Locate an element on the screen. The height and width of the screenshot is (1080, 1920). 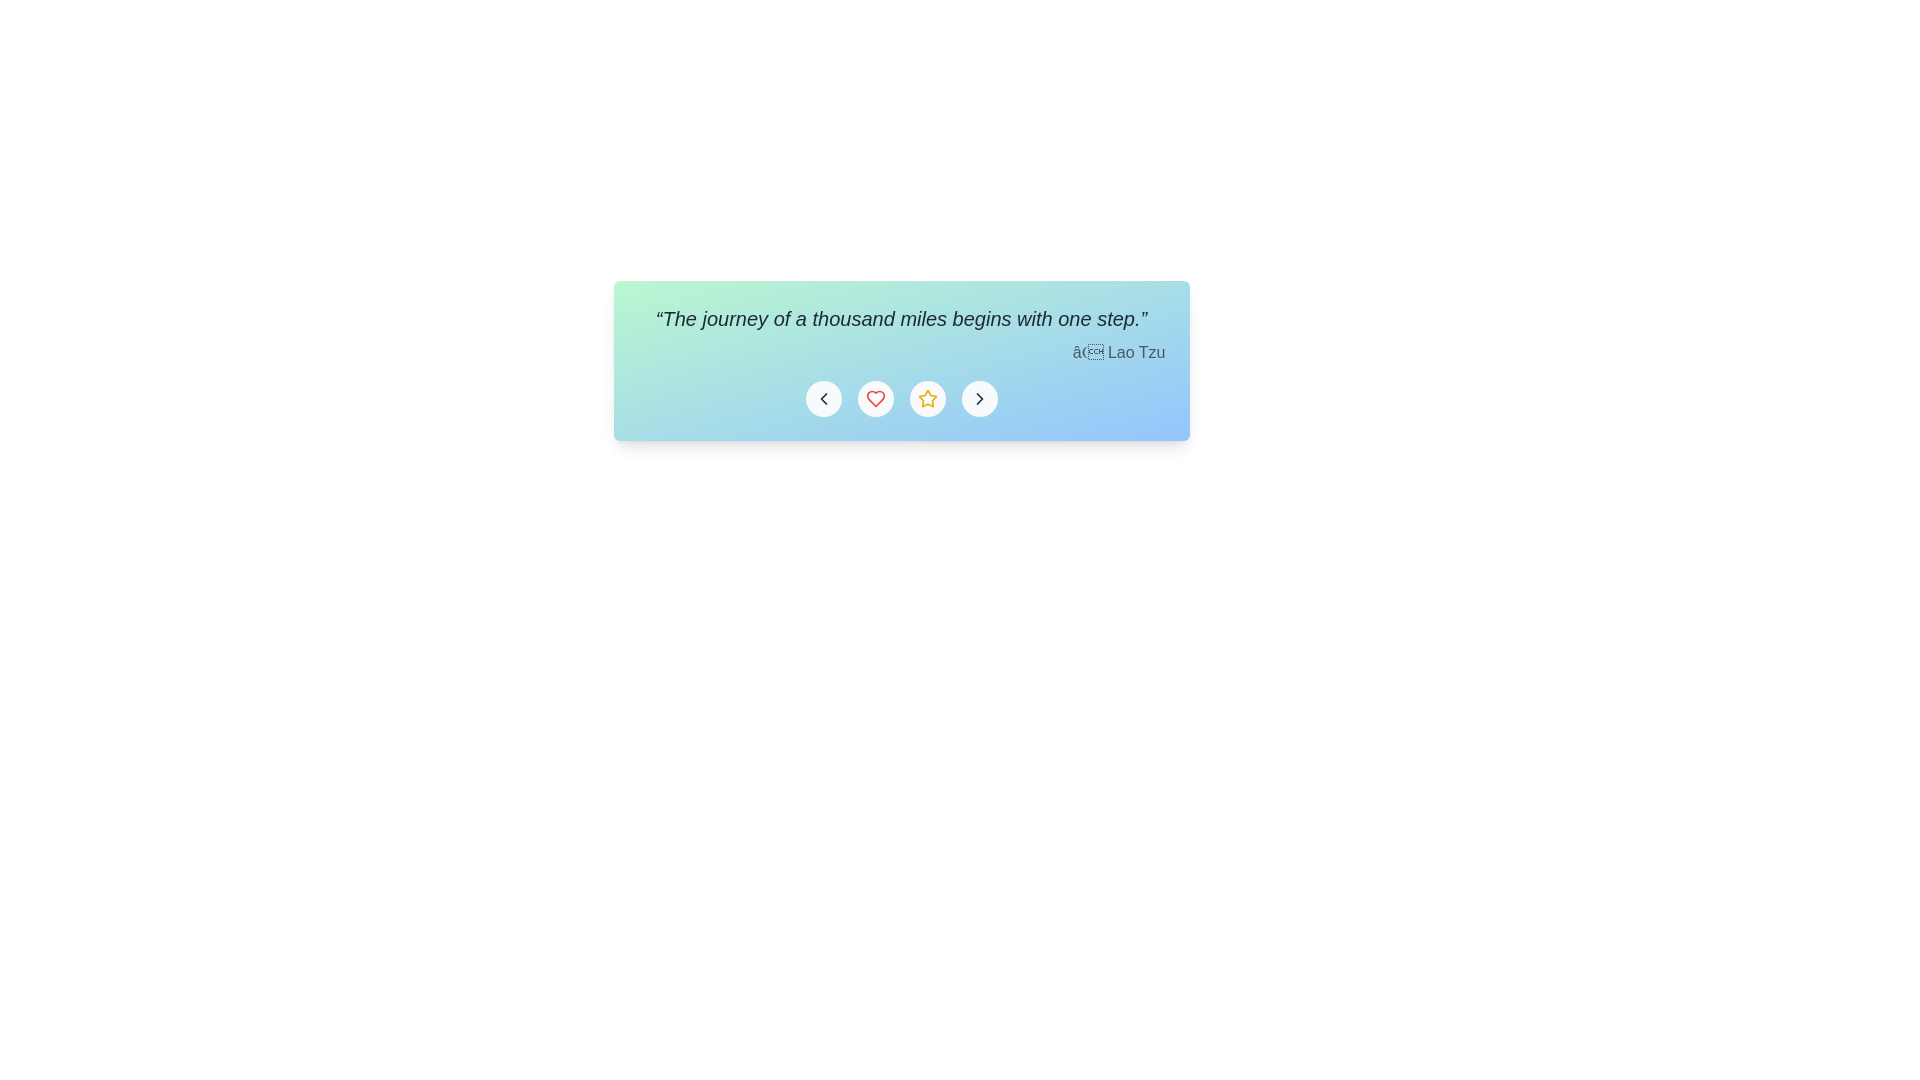
the fifth circular button from the left, which is a 'next' navigation control is located at coordinates (979, 398).